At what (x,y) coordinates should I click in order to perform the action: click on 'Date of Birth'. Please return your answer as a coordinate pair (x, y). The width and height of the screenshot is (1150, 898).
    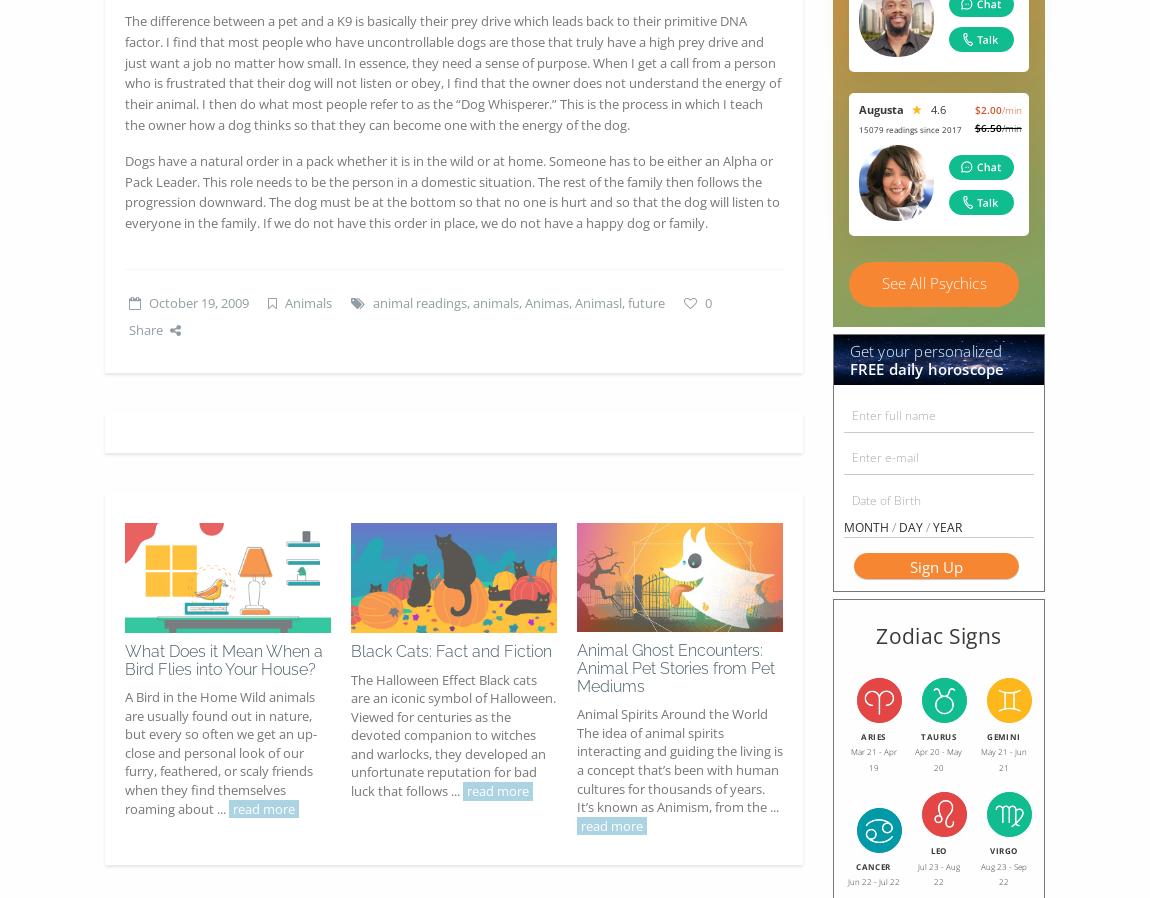
    Looking at the image, I should click on (885, 499).